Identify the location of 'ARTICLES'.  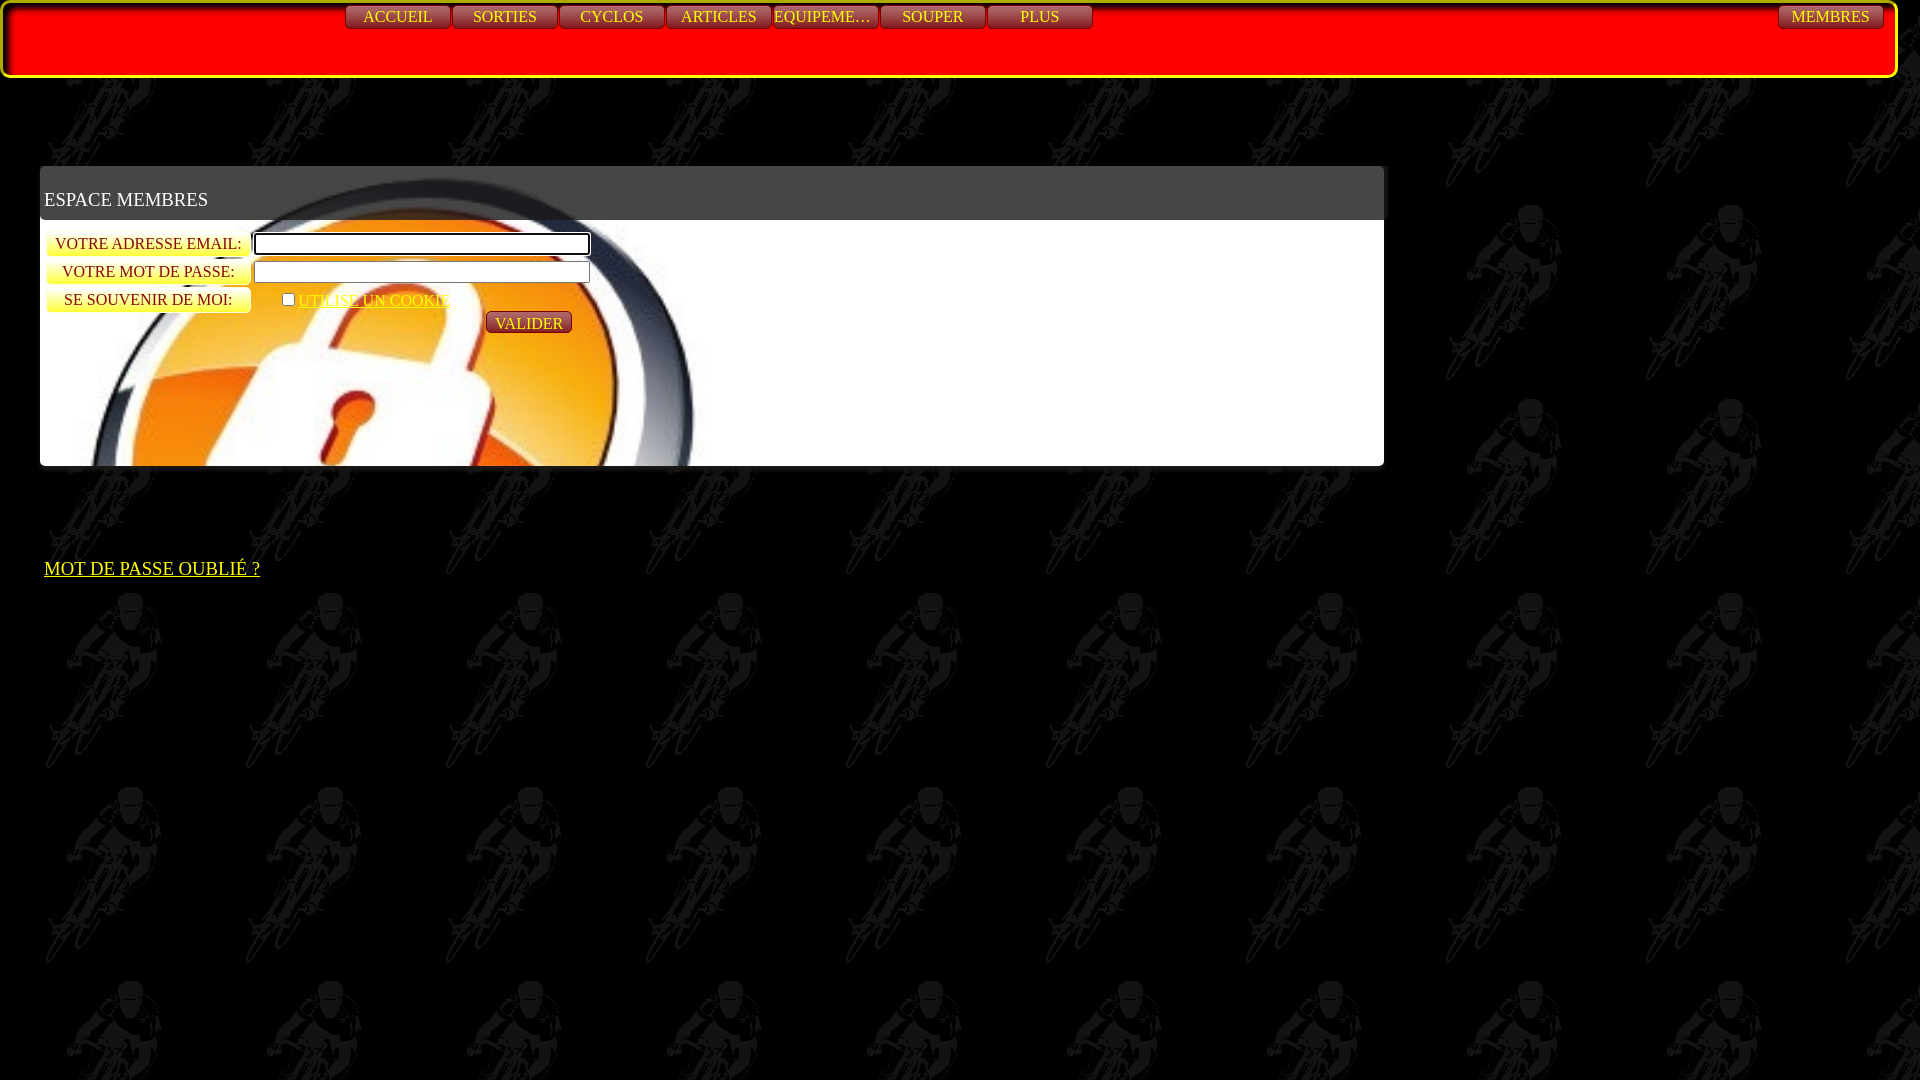
(719, 16).